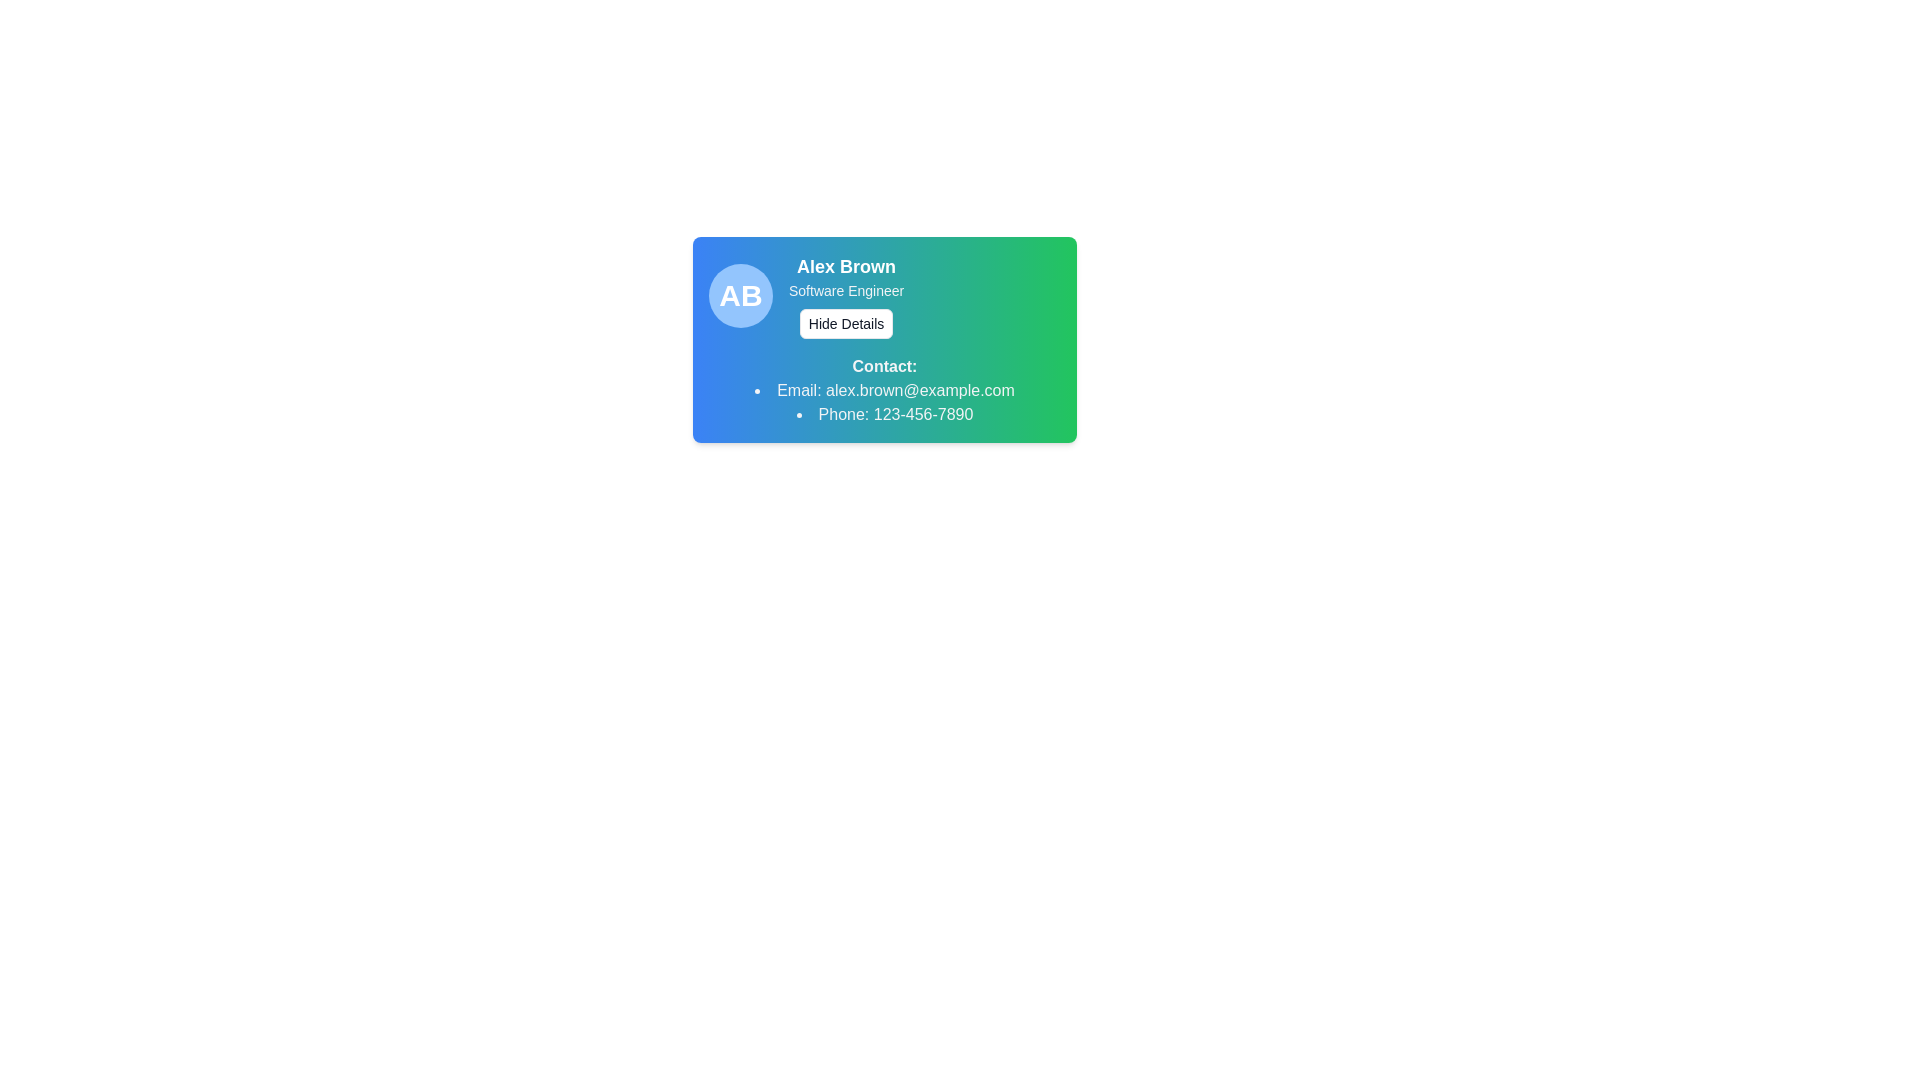 This screenshot has width=1920, height=1080. What do you see at coordinates (883, 402) in the screenshot?
I see `the email address in the bulleted list located within the contact section, positioned below the 'Contact:' heading` at bounding box center [883, 402].